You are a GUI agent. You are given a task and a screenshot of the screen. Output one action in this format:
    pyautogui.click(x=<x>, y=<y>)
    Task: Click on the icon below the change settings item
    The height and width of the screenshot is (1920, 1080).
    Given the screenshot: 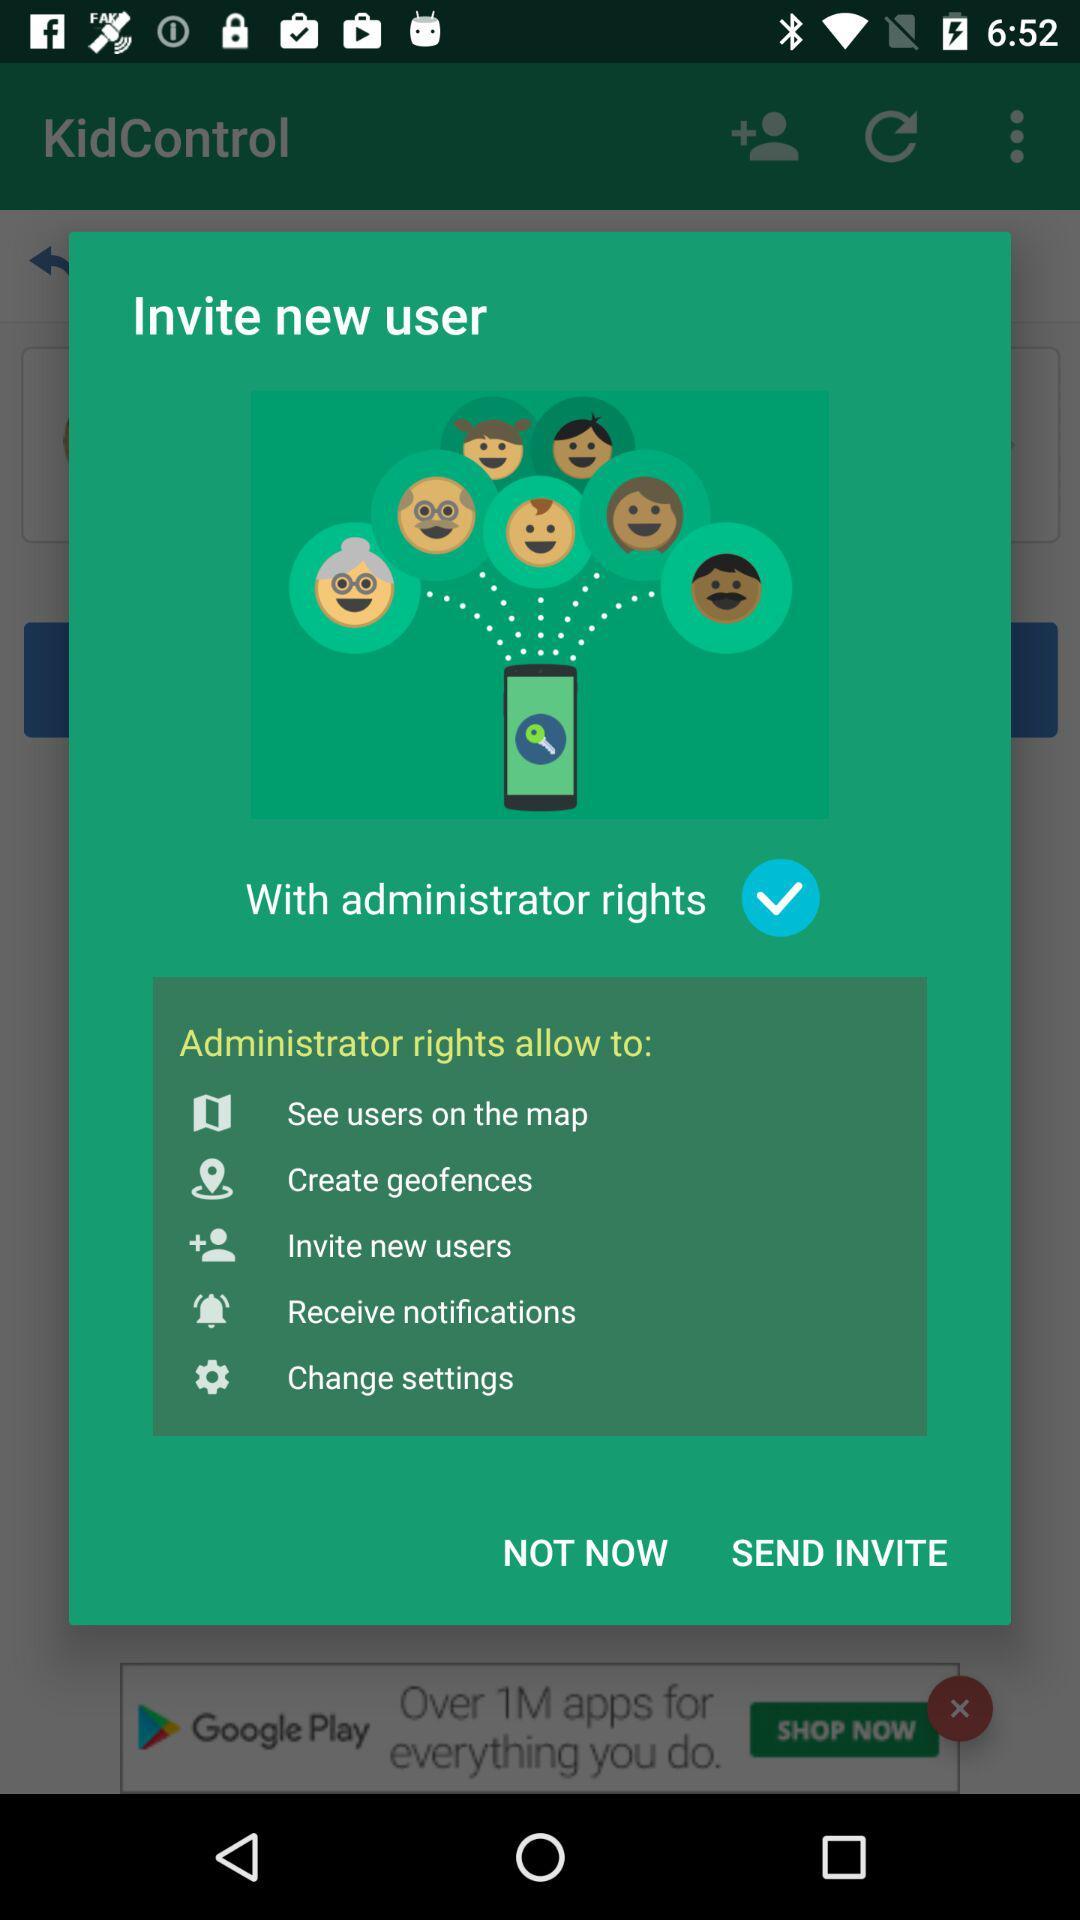 What is the action you would take?
    pyautogui.click(x=585, y=1550)
    